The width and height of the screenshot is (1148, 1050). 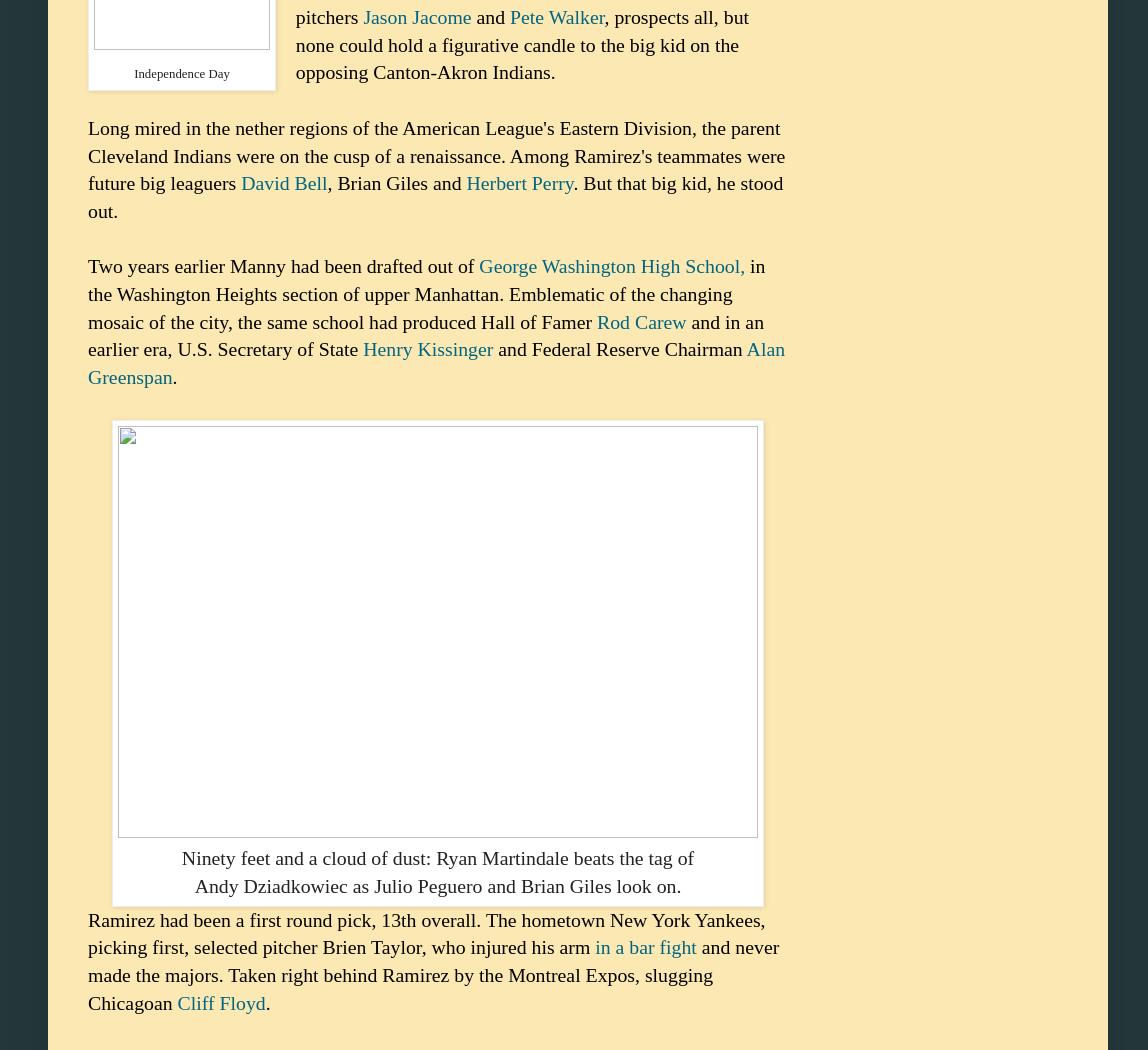 I want to click on 'Alan Greenspan', so click(x=88, y=361).